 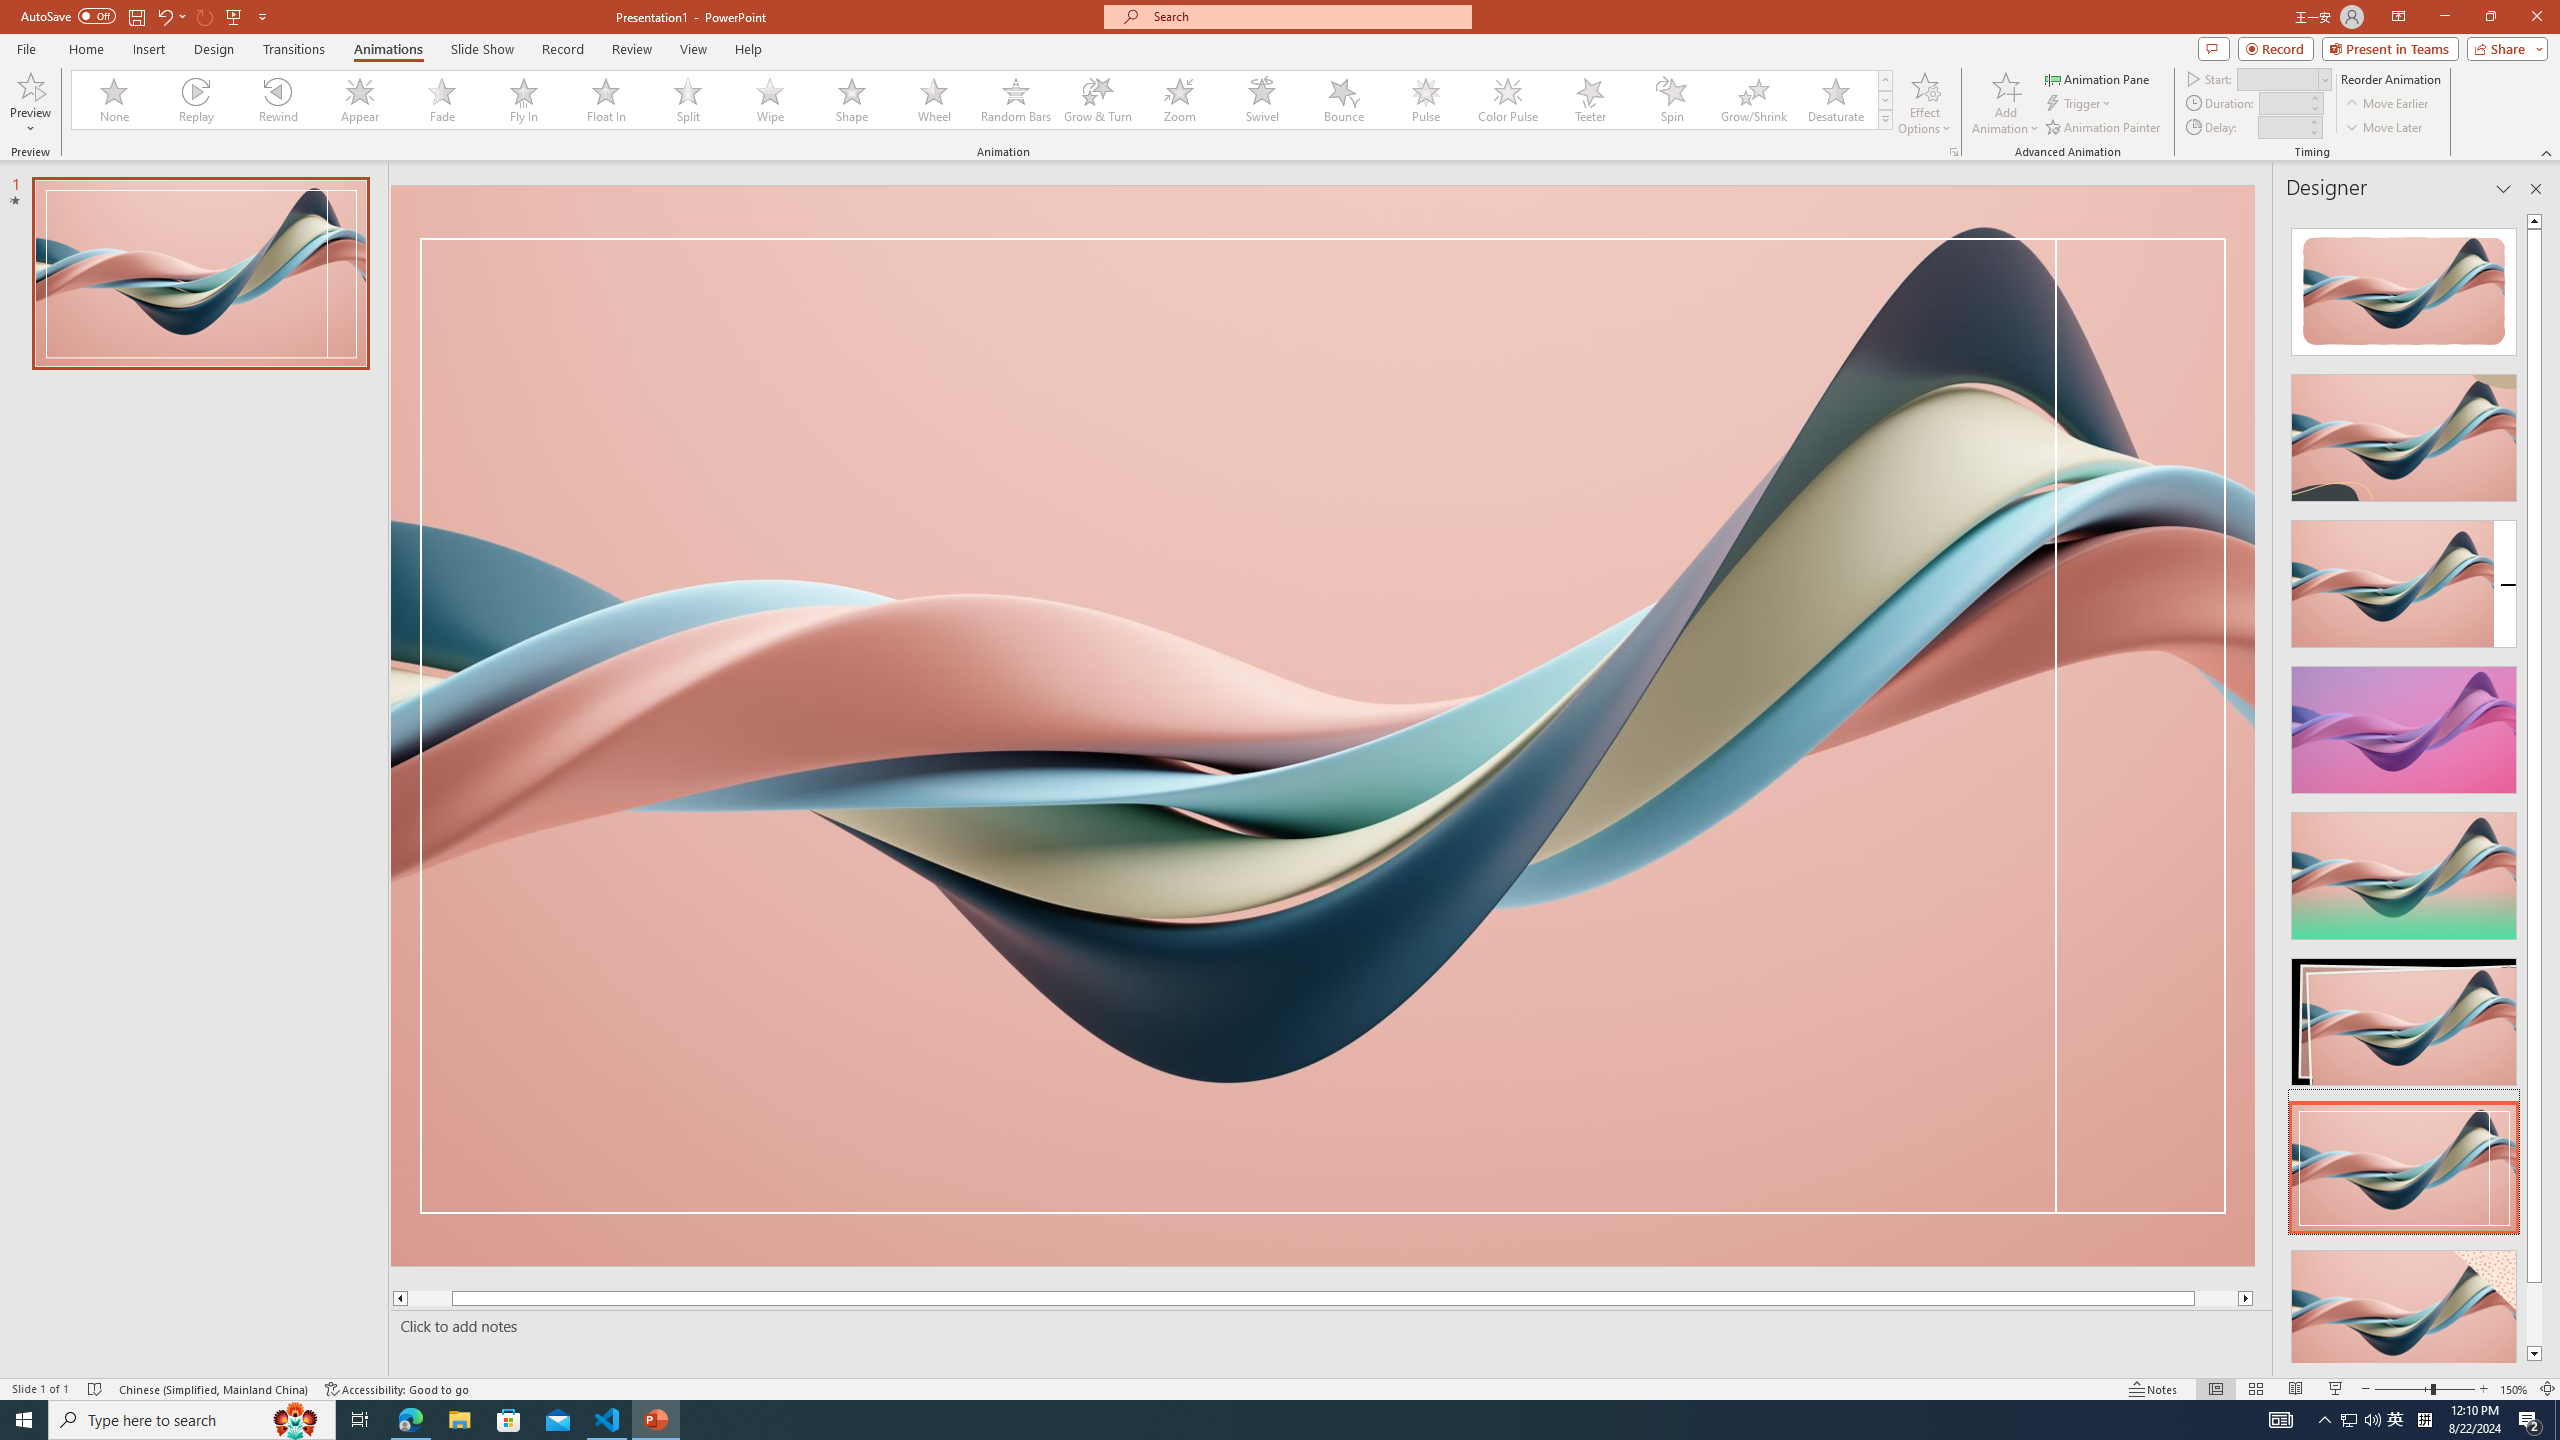 What do you see at coordinates (1884, 118) in the screenshot?
I see `'Animation Styles'` at bounding box center [1884, 118].